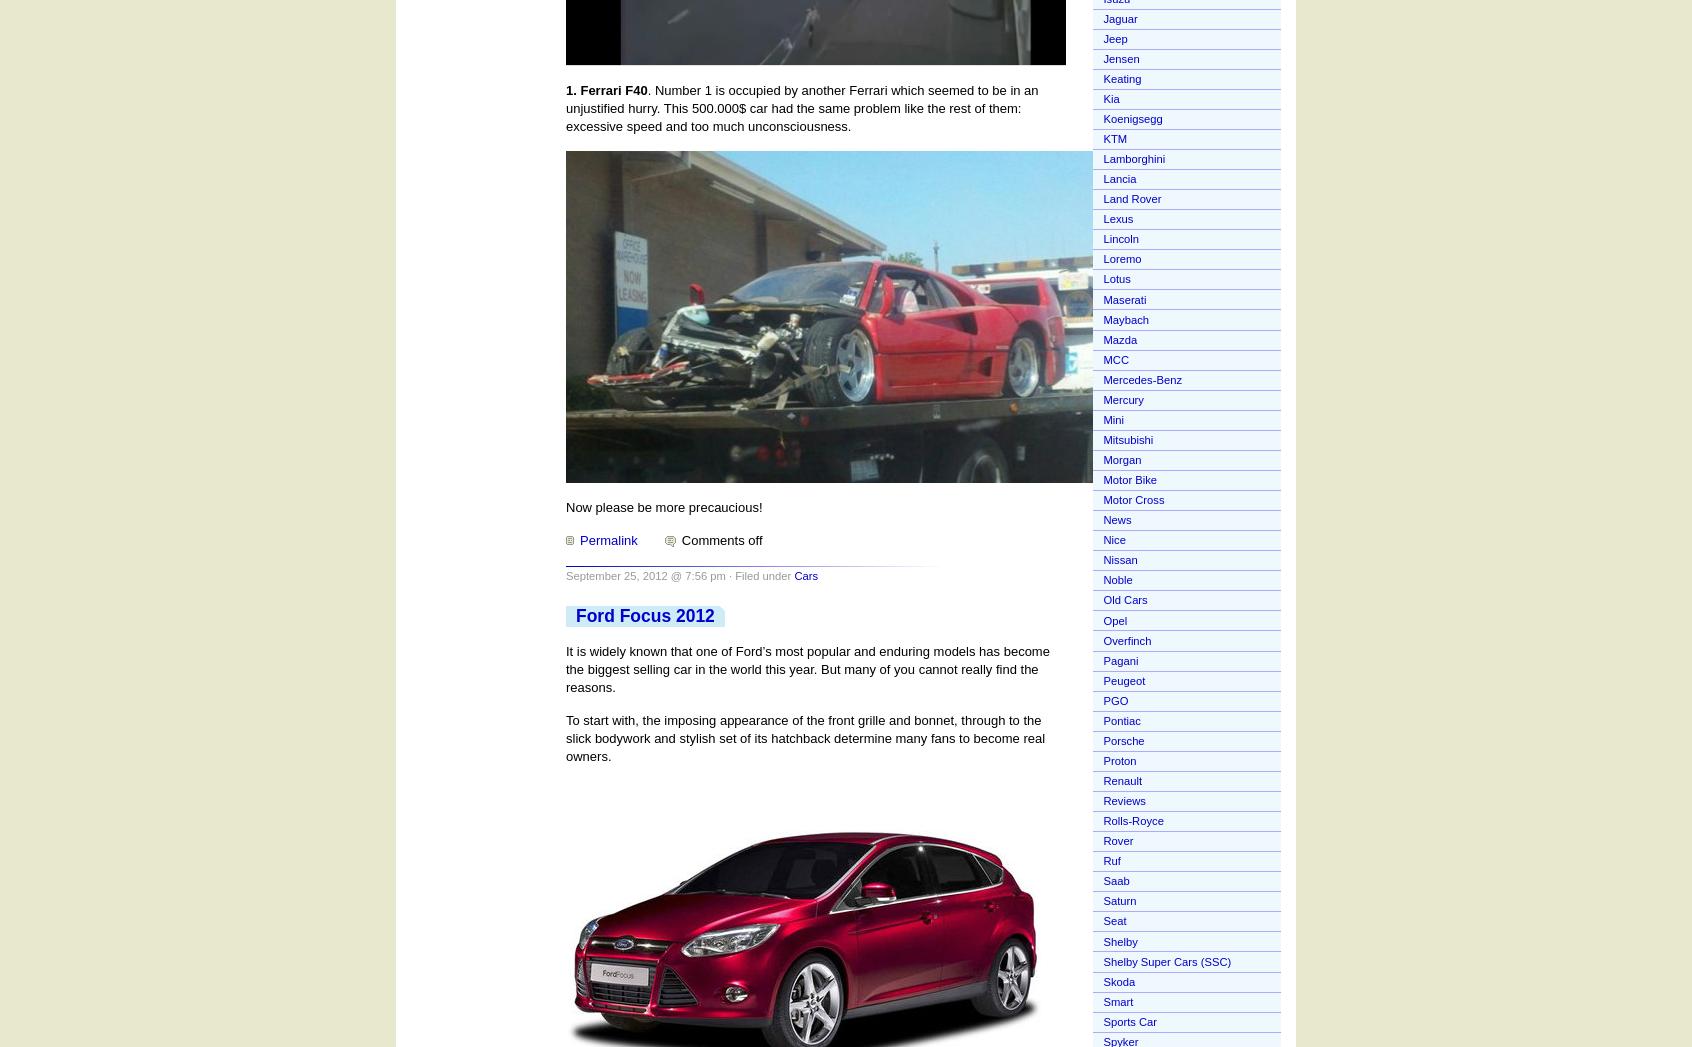 The height and width of the screenshot is (1047, 1692). What do you see at coordinates (1114, 921) in the screenshot?
I see `'Seat'` at bounding box center [1114, 921].